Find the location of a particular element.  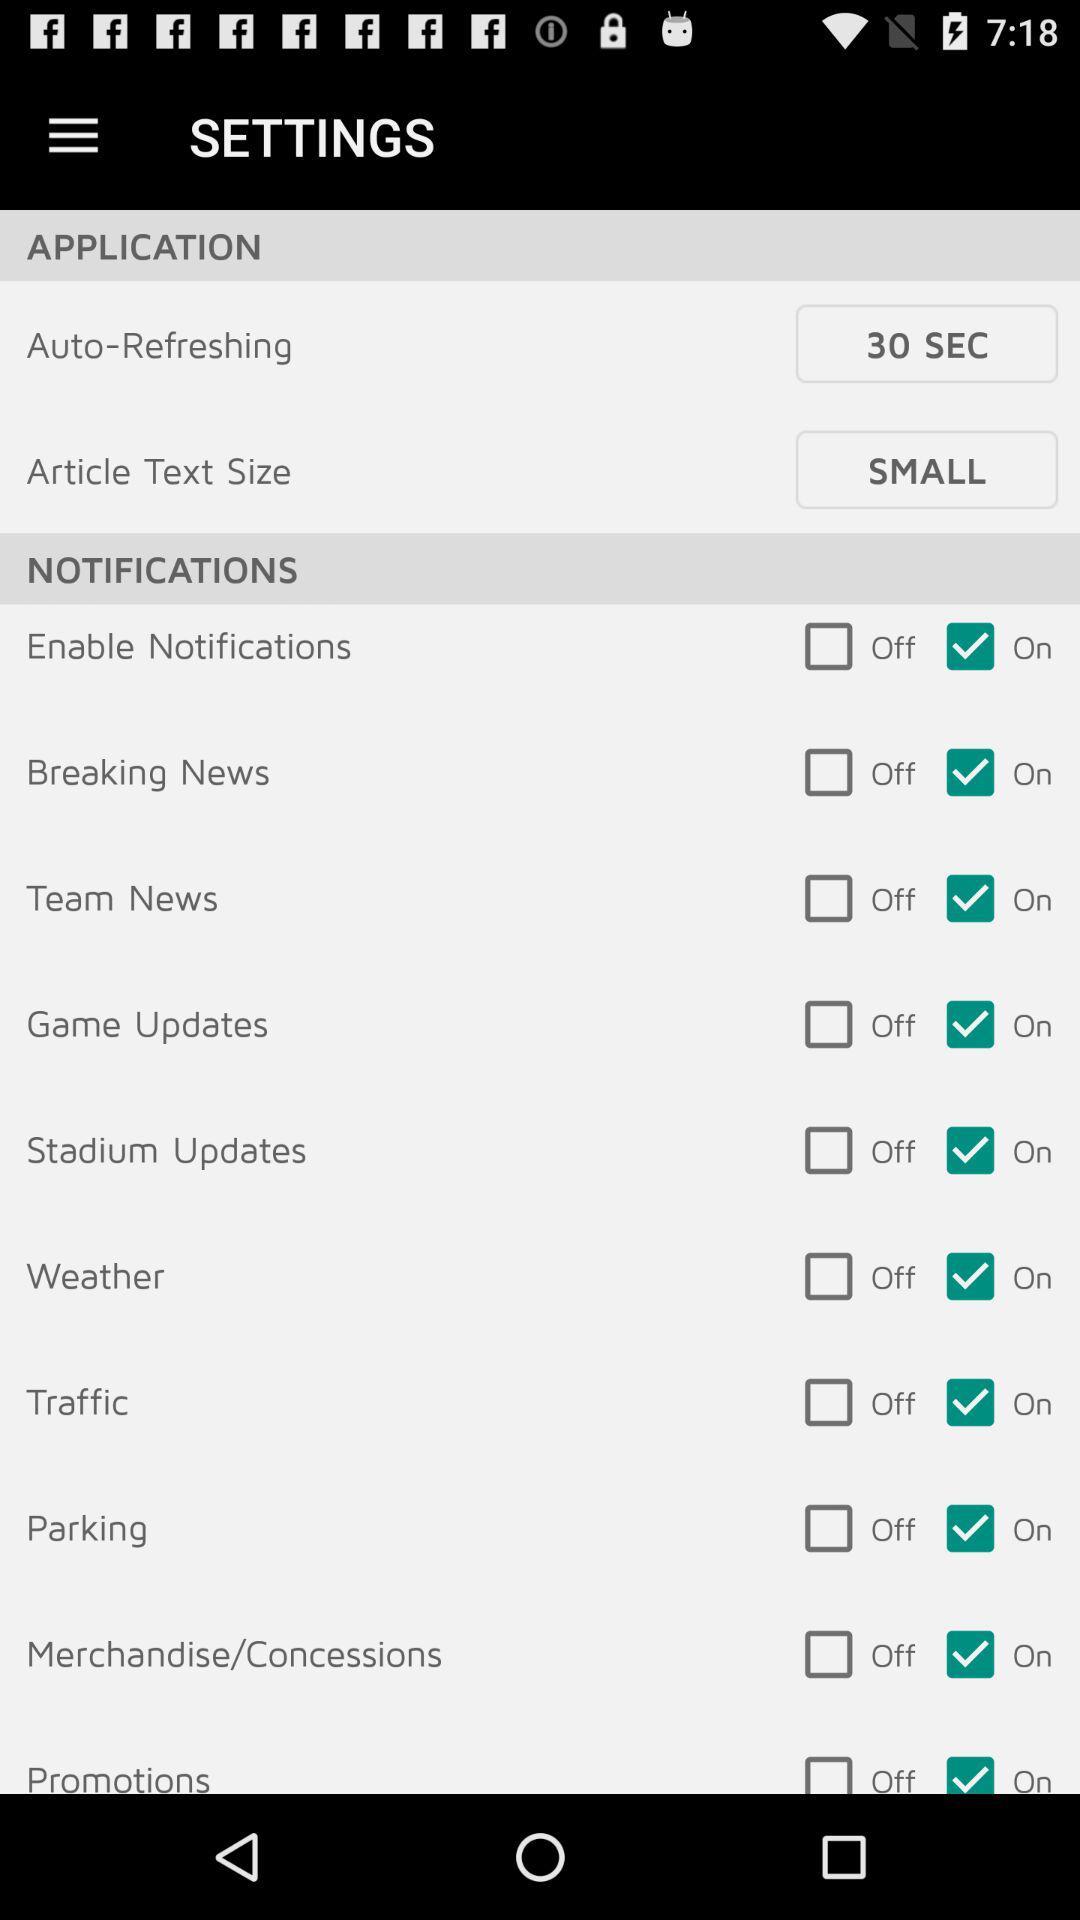

icon next to the settings icon is located at coordinates (72, 135).